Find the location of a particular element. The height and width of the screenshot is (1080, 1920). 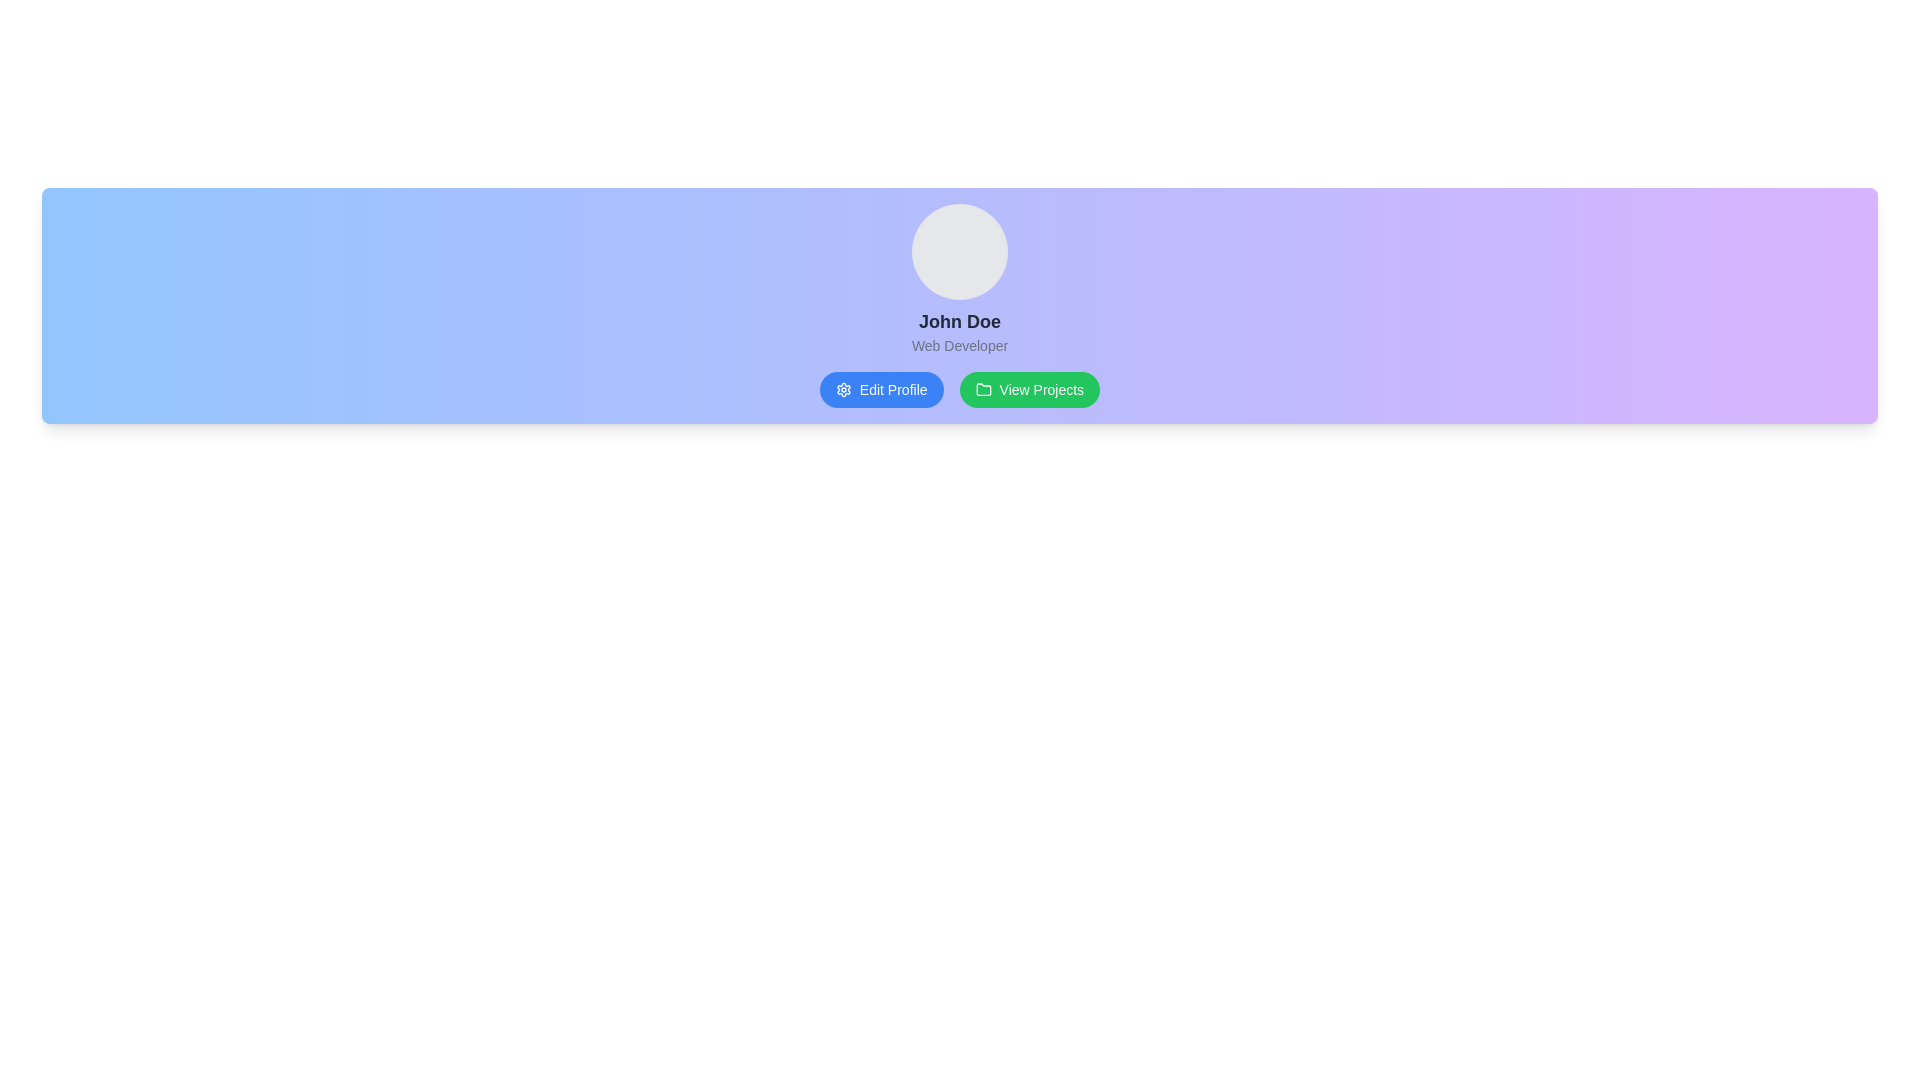

the folder icon within the 'View Projects' green button, which is located to the right of the 'Edit Profile' blue button on the user profile card for 'John Doe' is located at coordinates (983, 389).